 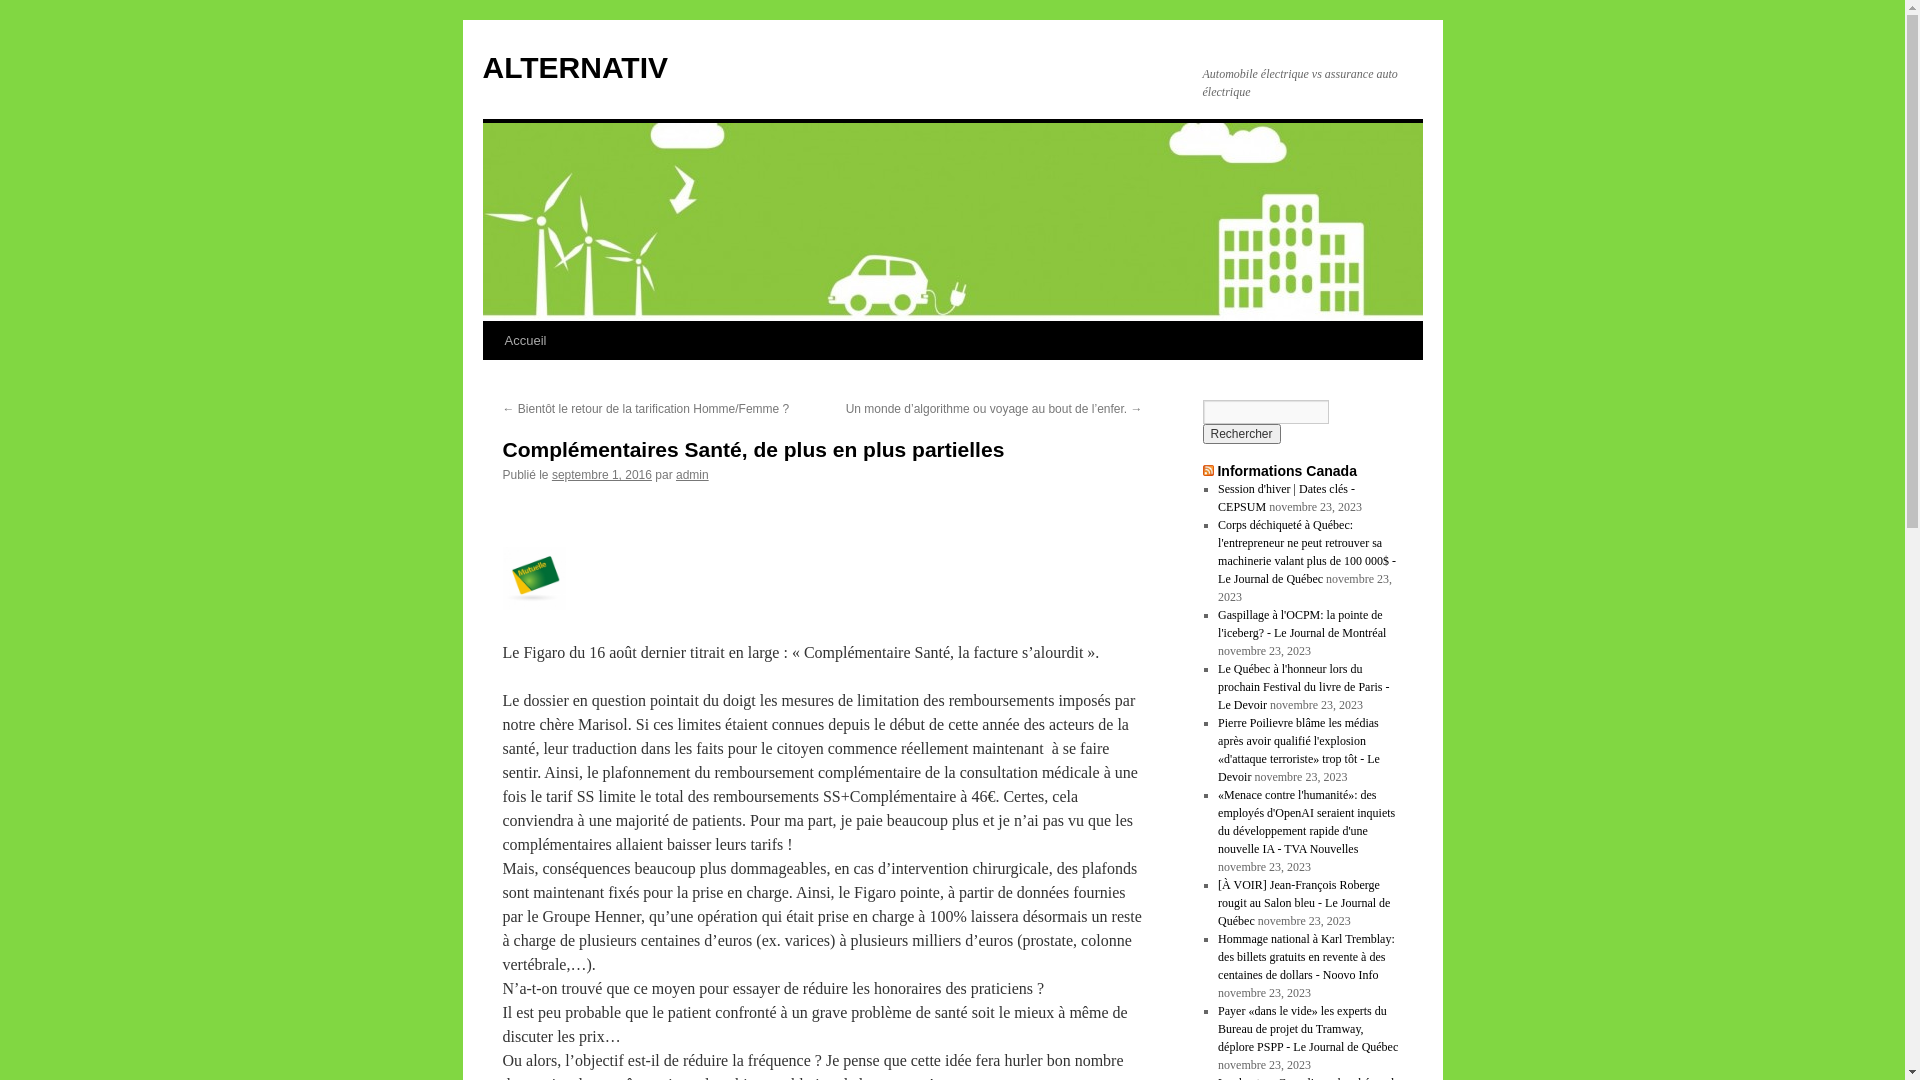 I want to click on 'Informations Canada', so click(x=1286, y=470).